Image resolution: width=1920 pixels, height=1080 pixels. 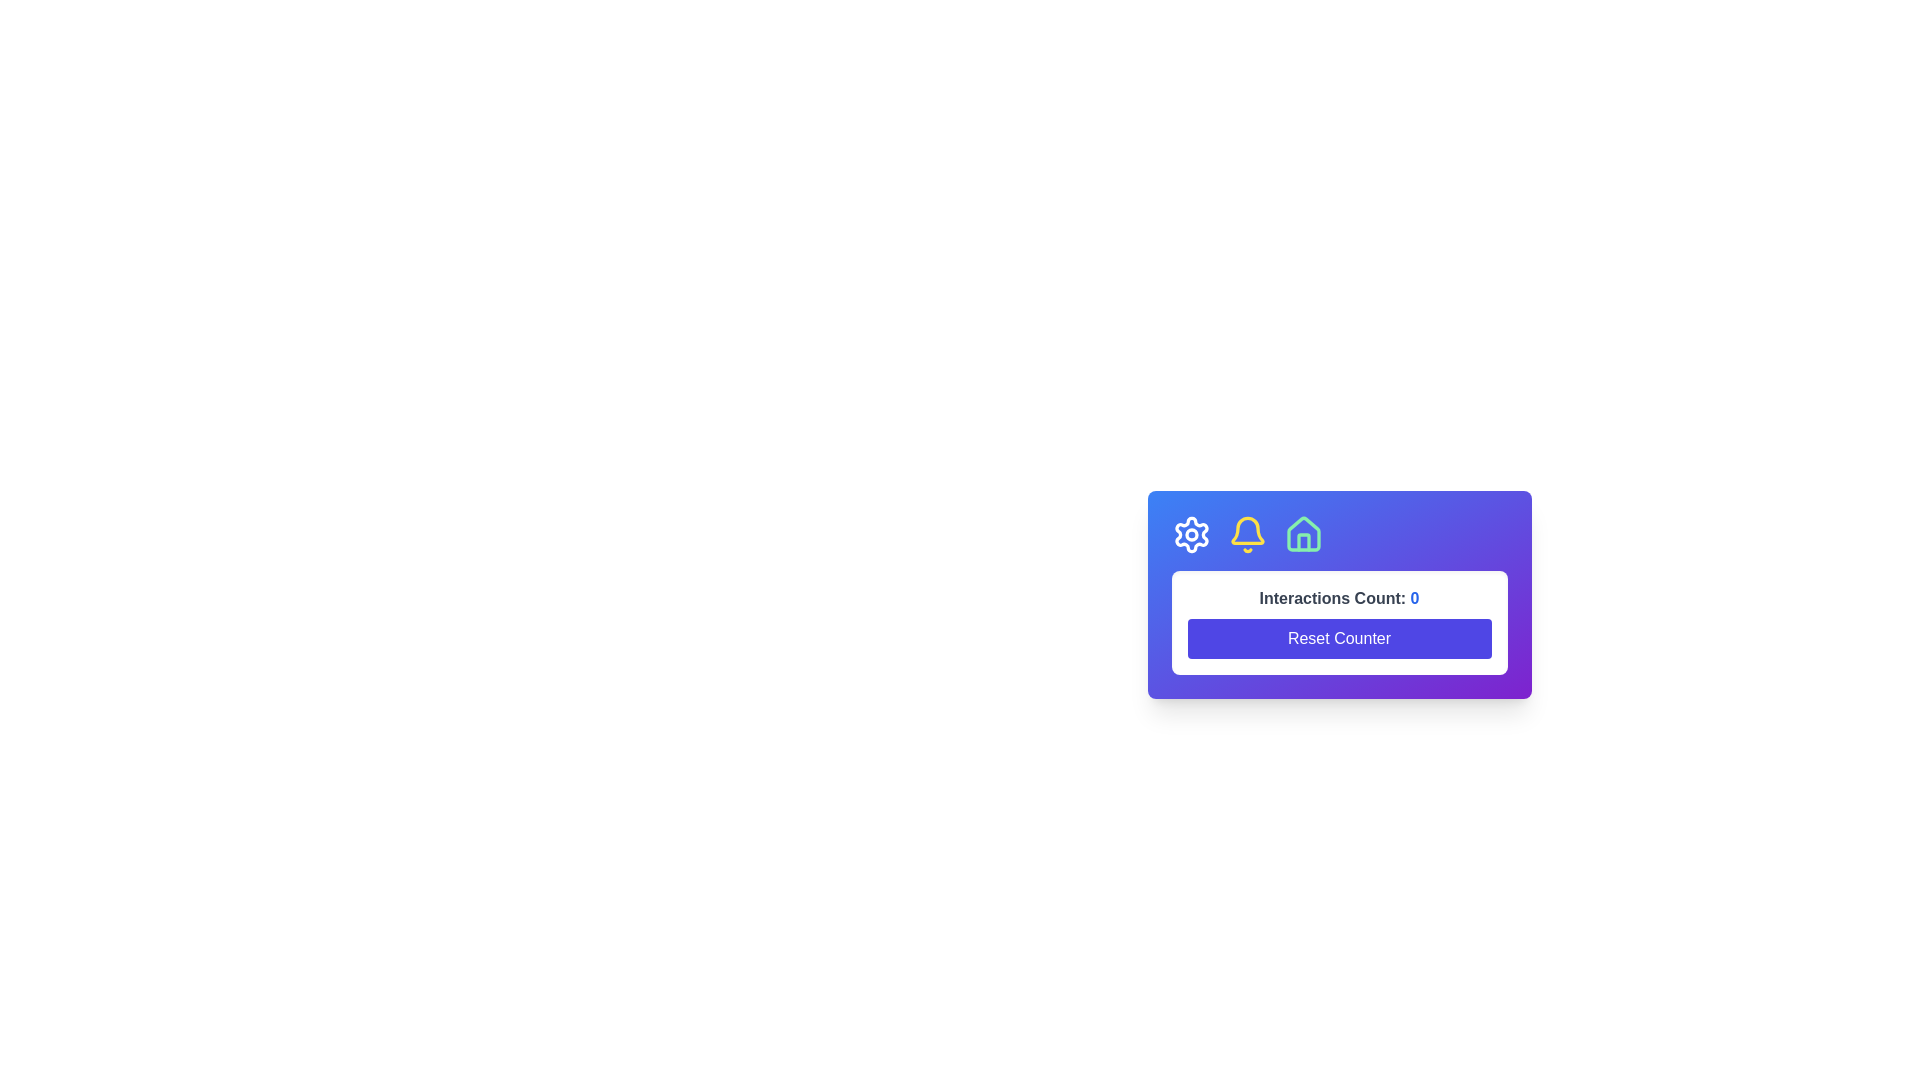 What do you see at coordinates (1339, 659) in the screenshot?
I see `the interactive button labeled 'Reset Counter' which is part of a composite component that also includes a label, centrally positioned below three icon buttons` at bounding box center [1339, 659].